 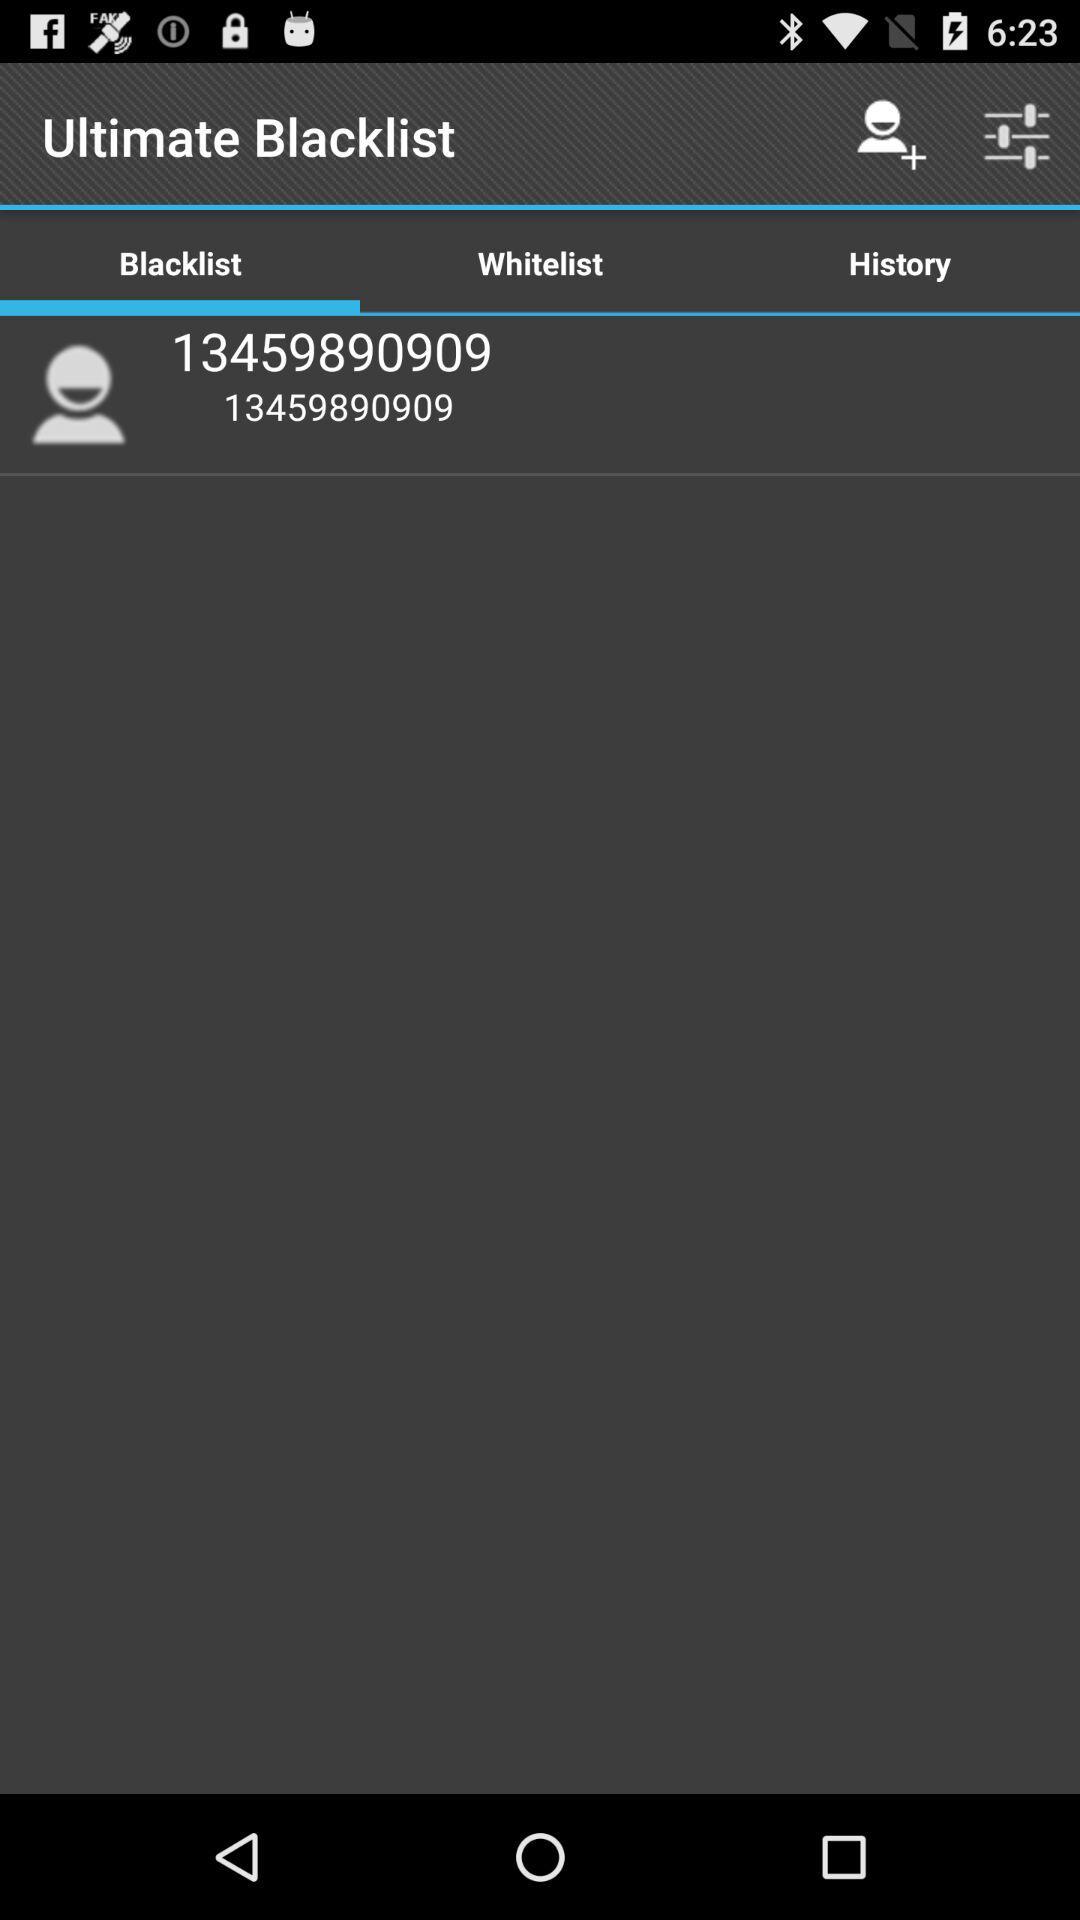 What do you see at coordinates (540, 261) in the screenshot?
I see `icon to the left of the history icon` at bounding box center [540, 261].